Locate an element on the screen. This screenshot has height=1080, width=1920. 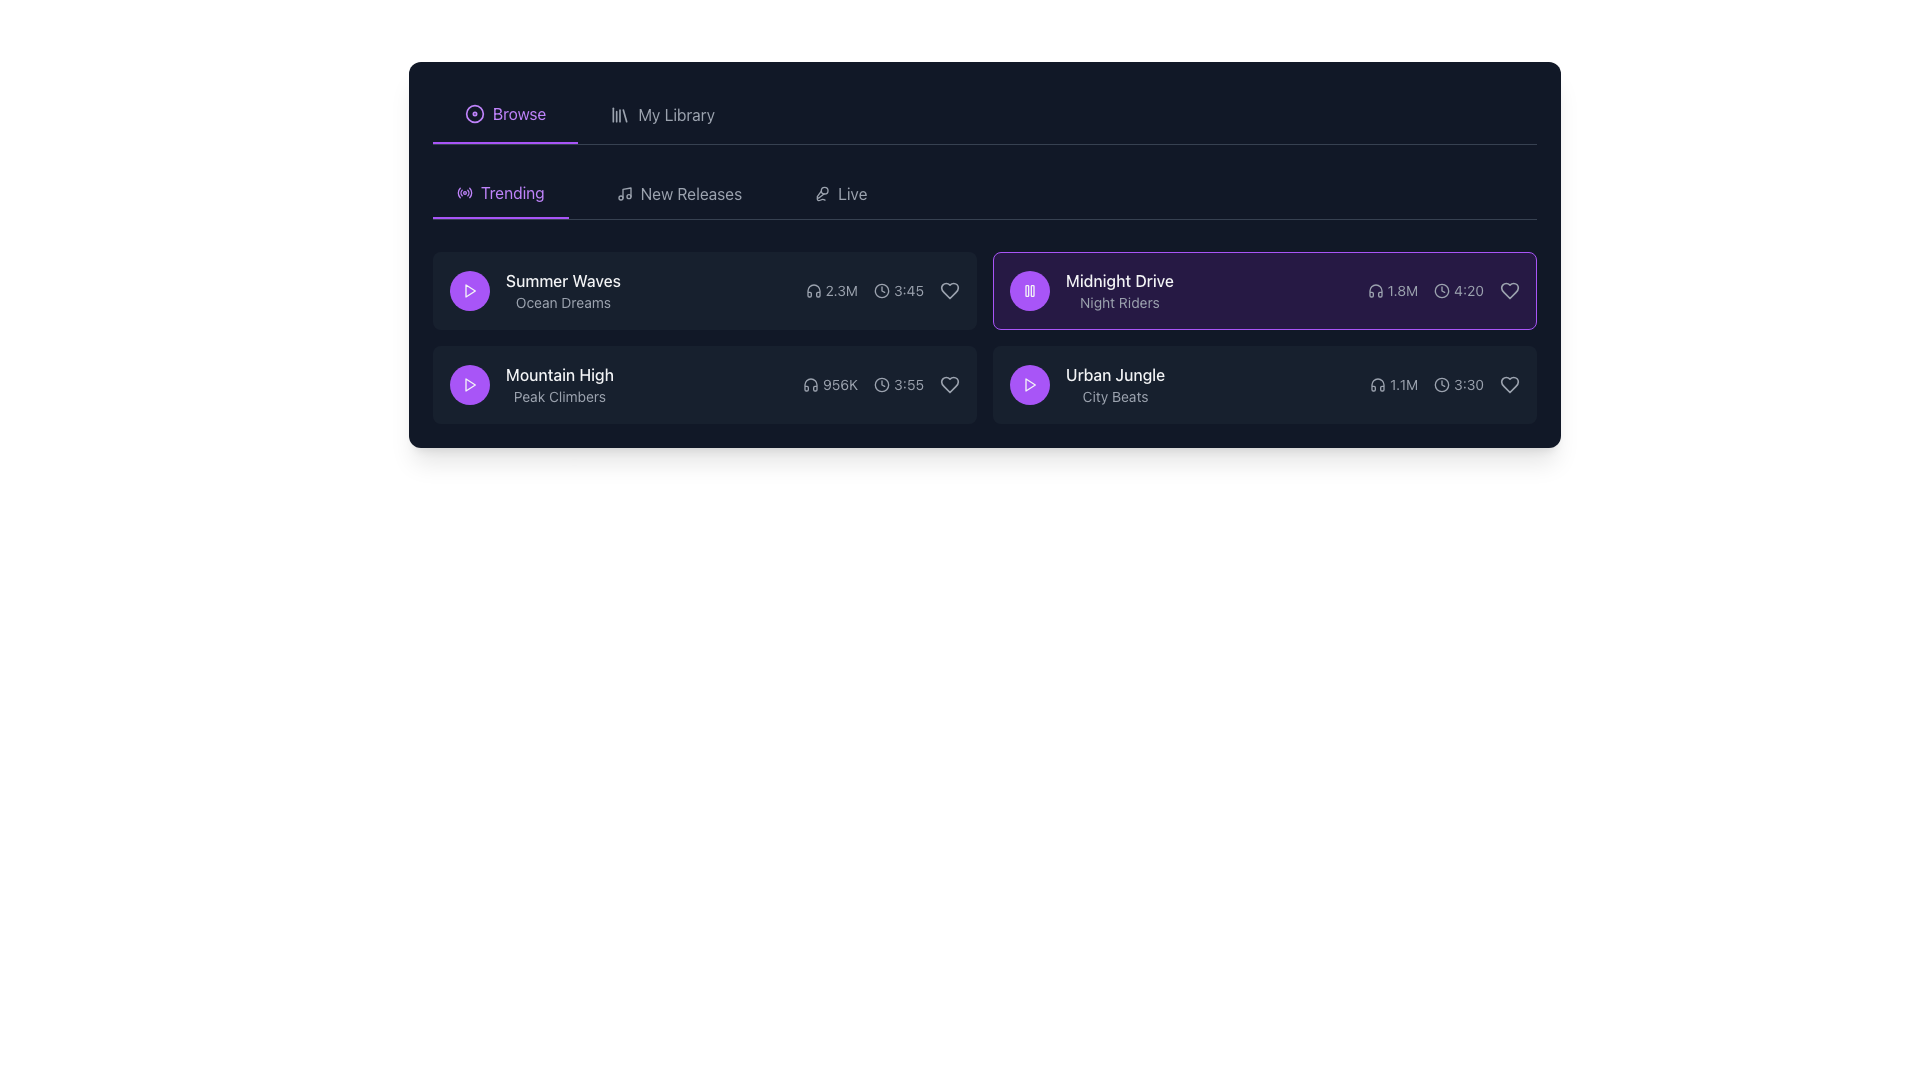
text label 'Mountain High' located in the 'Trending' section, specifically in the second item of the list, above the description labeled 'Peak Climbers' is located at coordinates (559, 374).